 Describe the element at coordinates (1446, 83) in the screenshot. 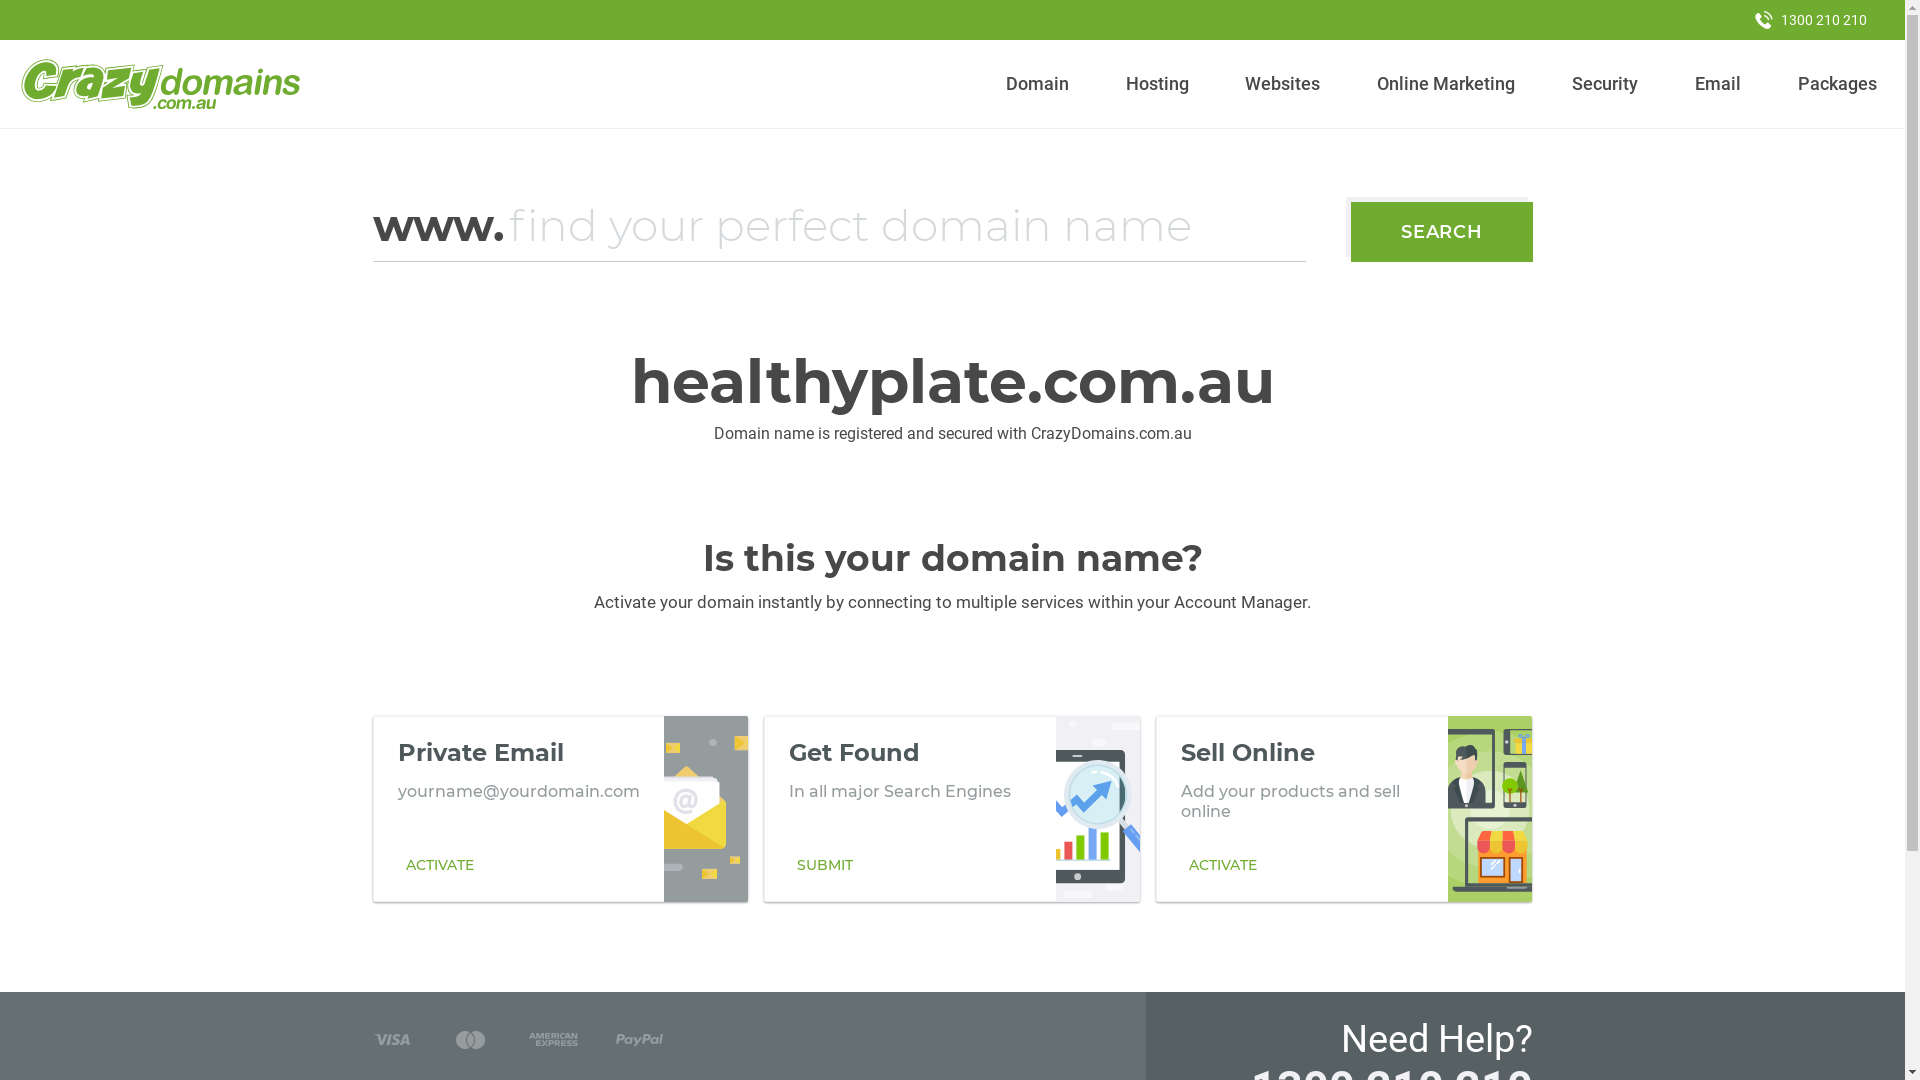

I see `'Online Marketing'` at that location.